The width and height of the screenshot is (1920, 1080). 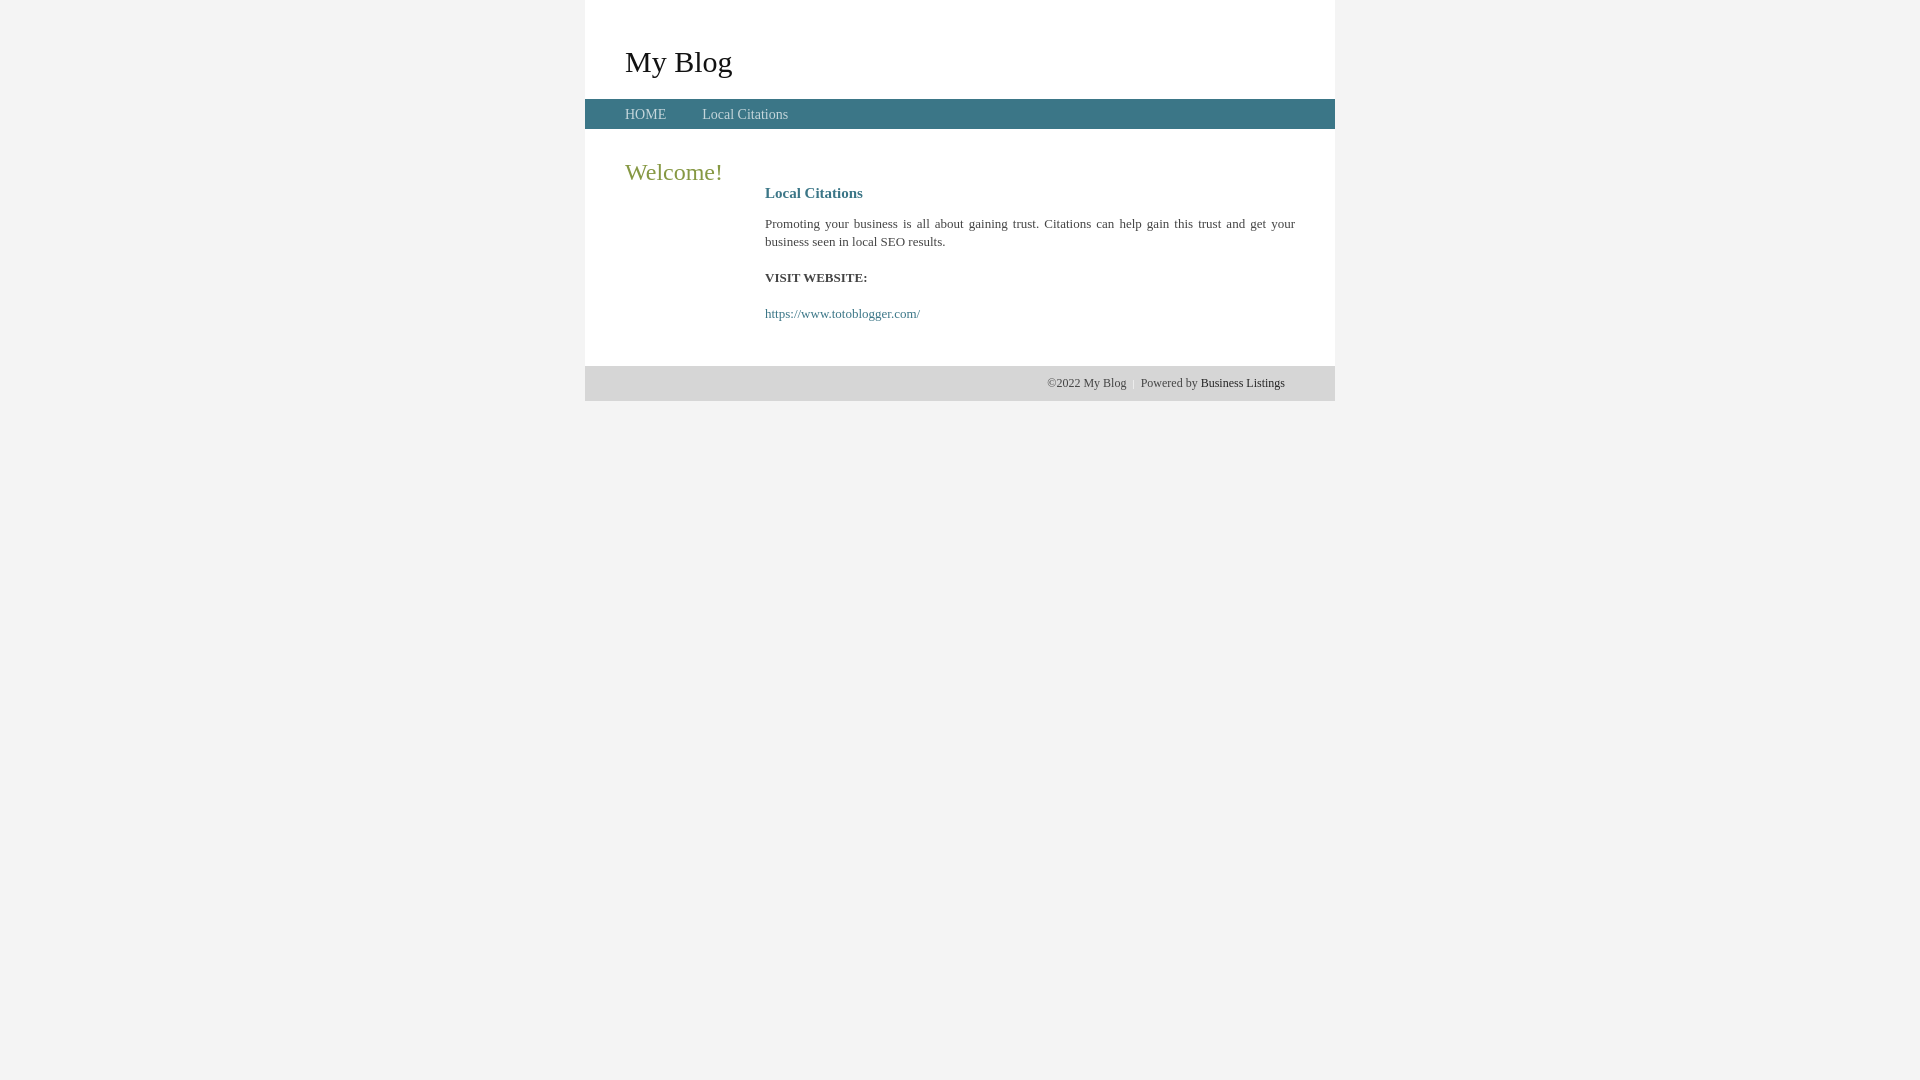 What do you see at coordinates (645, 114) in the screenshot?
I see `'HOME'` at bounding box center [645, 114].